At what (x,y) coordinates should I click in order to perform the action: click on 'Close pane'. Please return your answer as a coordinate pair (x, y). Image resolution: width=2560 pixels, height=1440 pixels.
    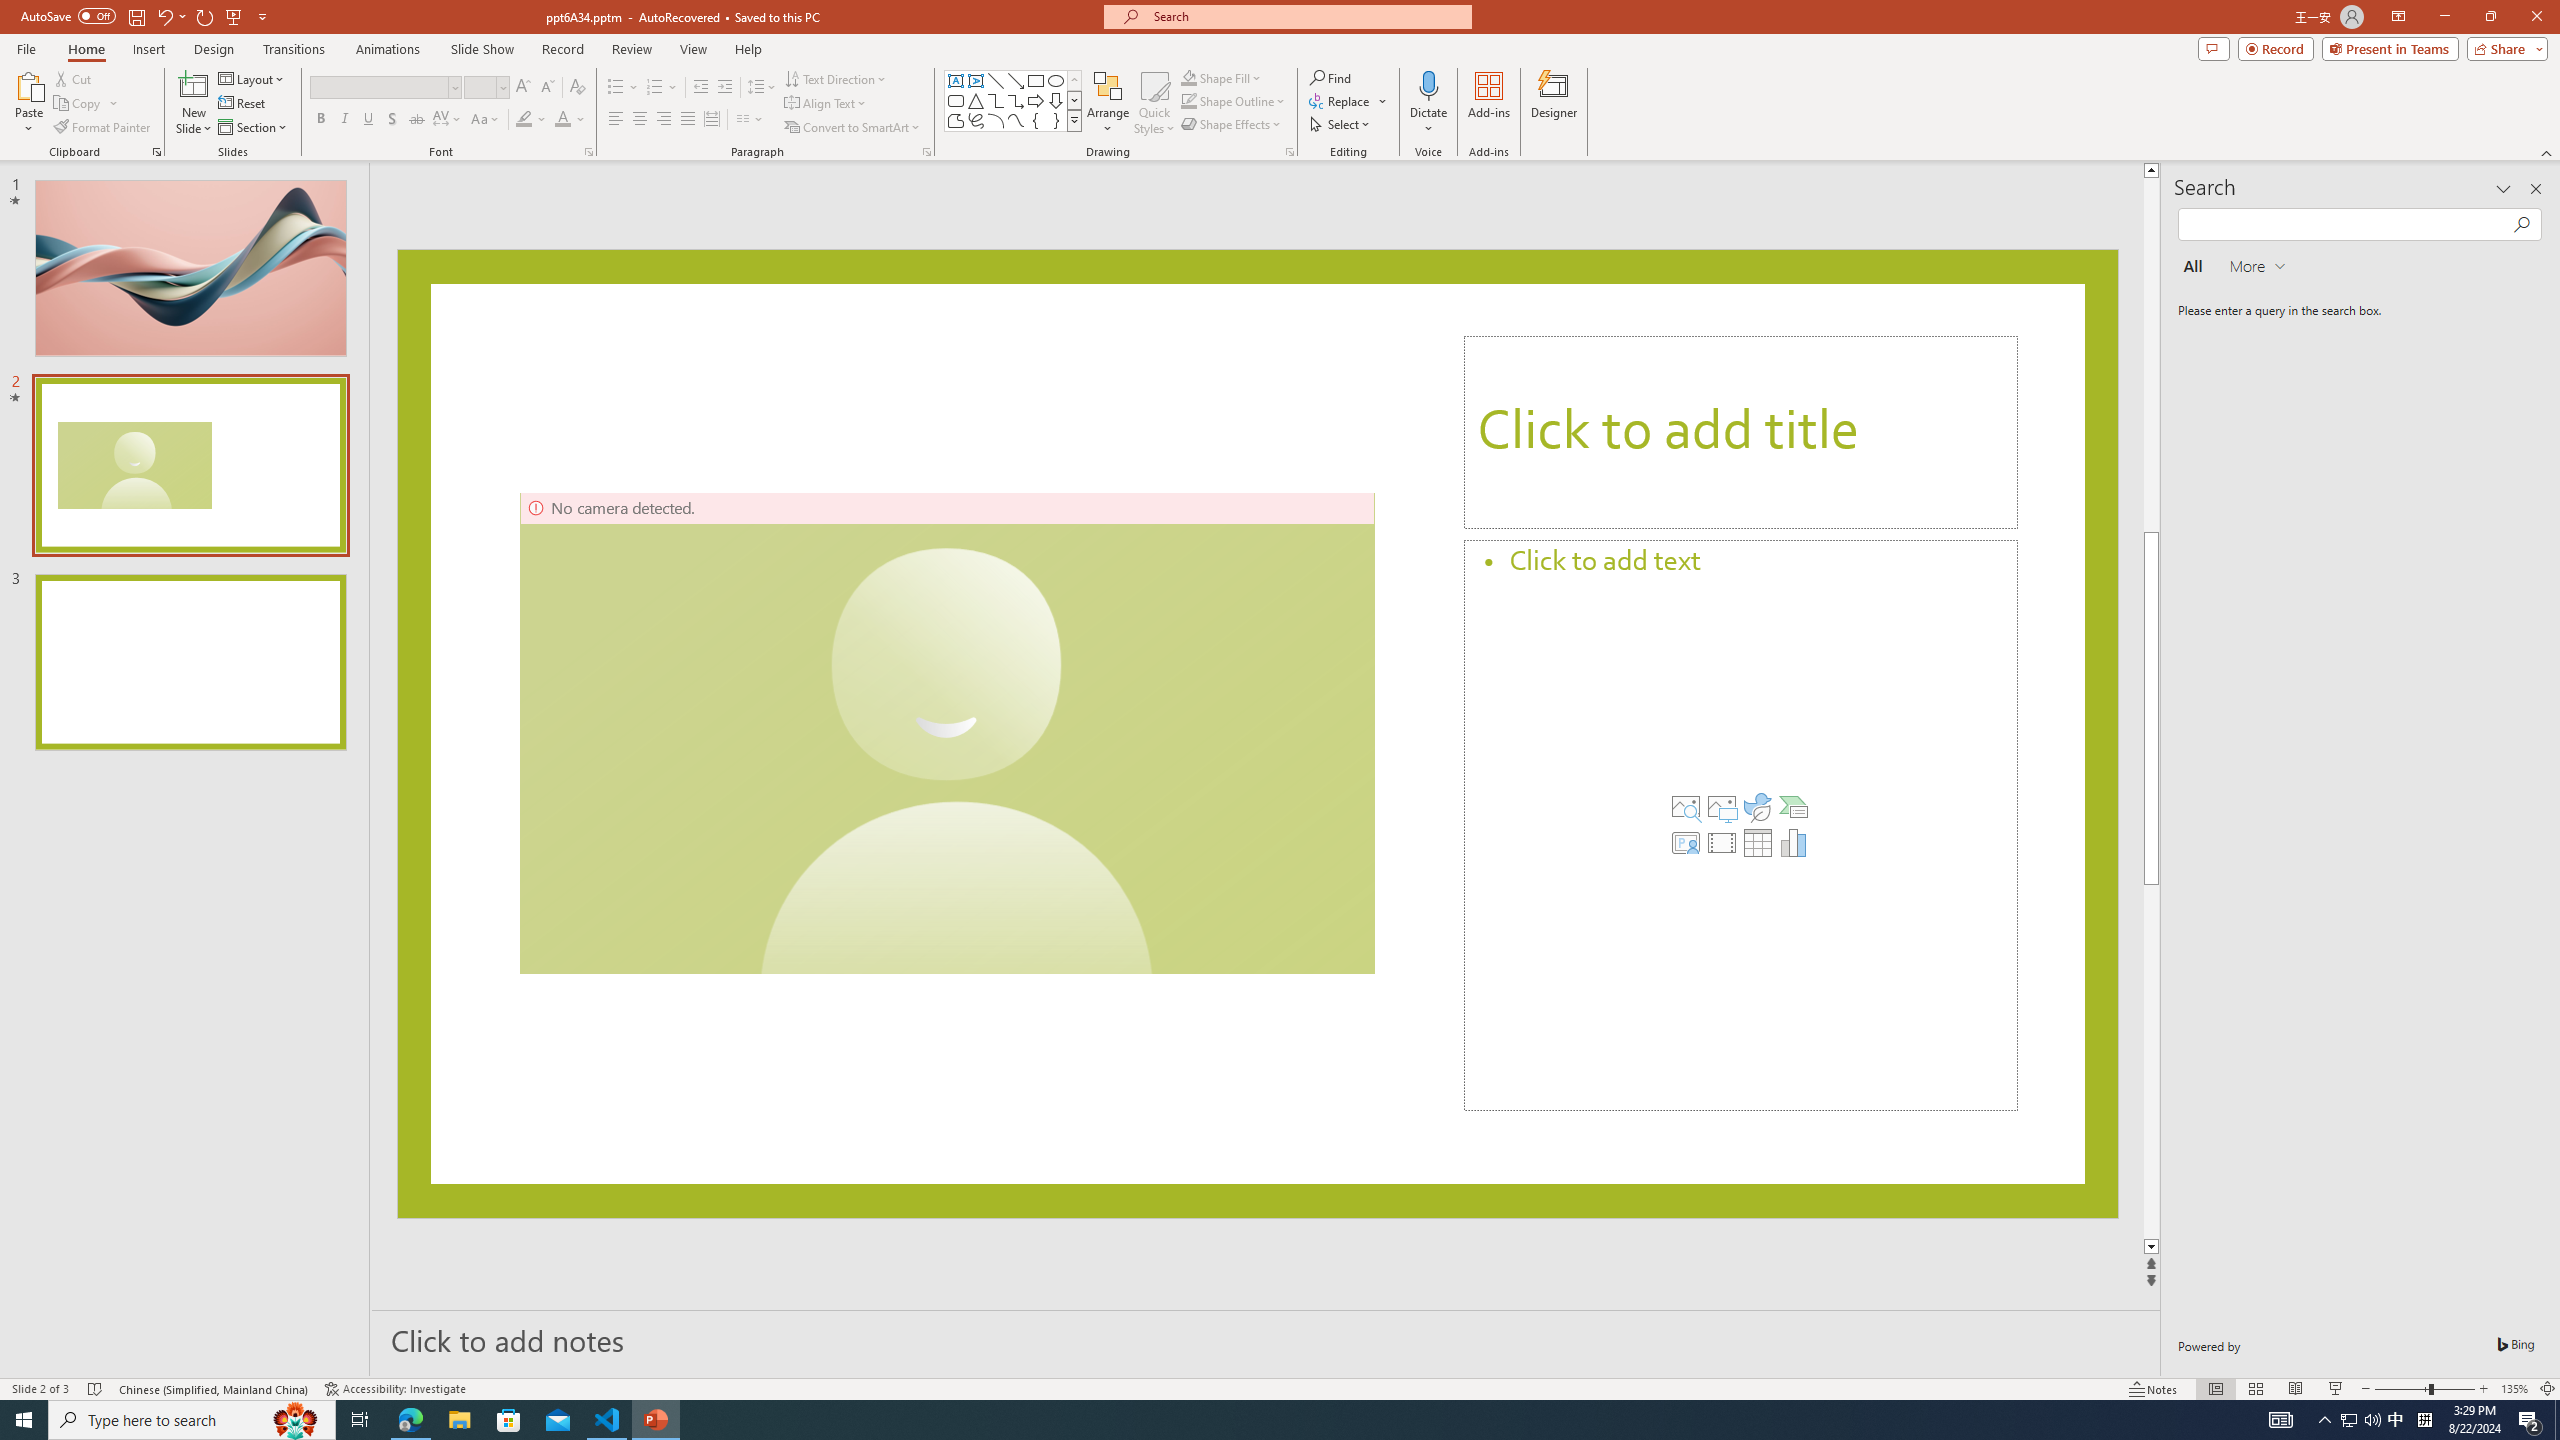
    Looking at the image, I should click on (2535, 188).